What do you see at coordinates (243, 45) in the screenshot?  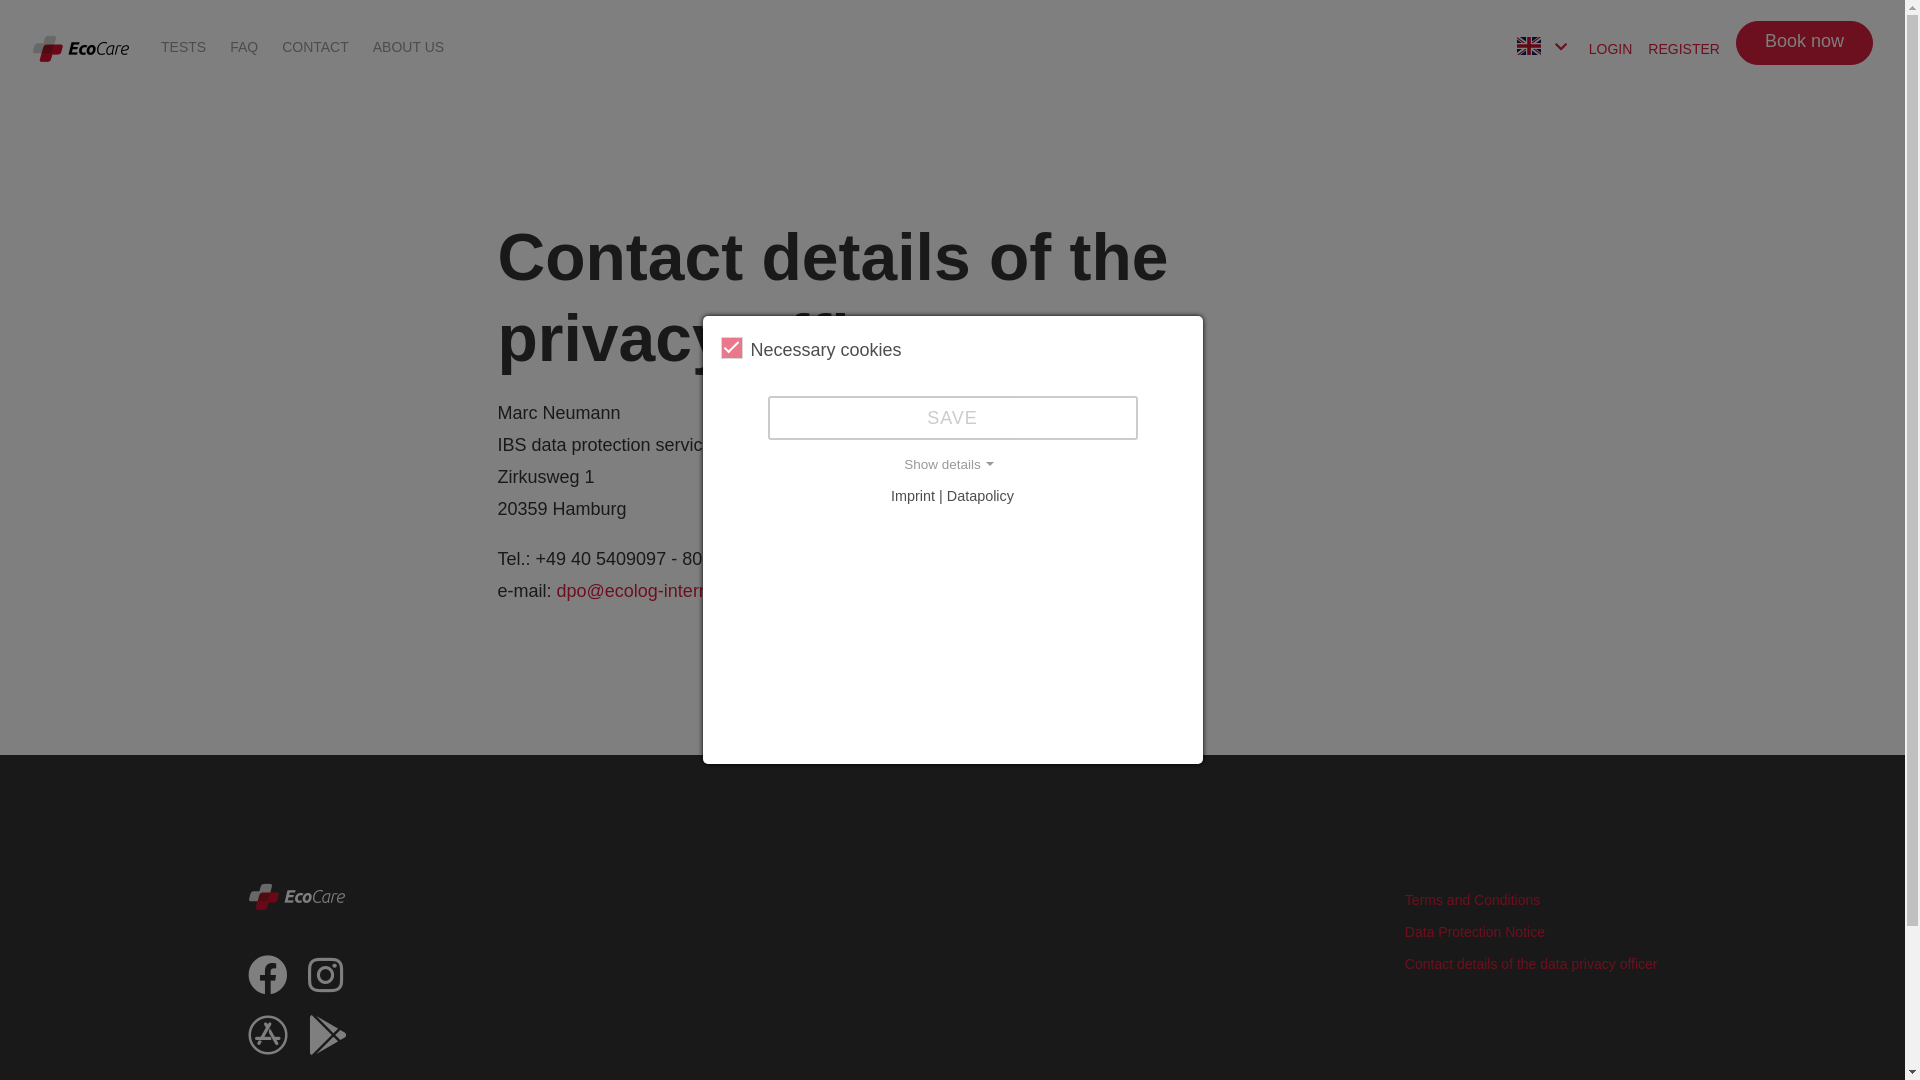 I see `'FAQ'` at bounding box center [243, 45].